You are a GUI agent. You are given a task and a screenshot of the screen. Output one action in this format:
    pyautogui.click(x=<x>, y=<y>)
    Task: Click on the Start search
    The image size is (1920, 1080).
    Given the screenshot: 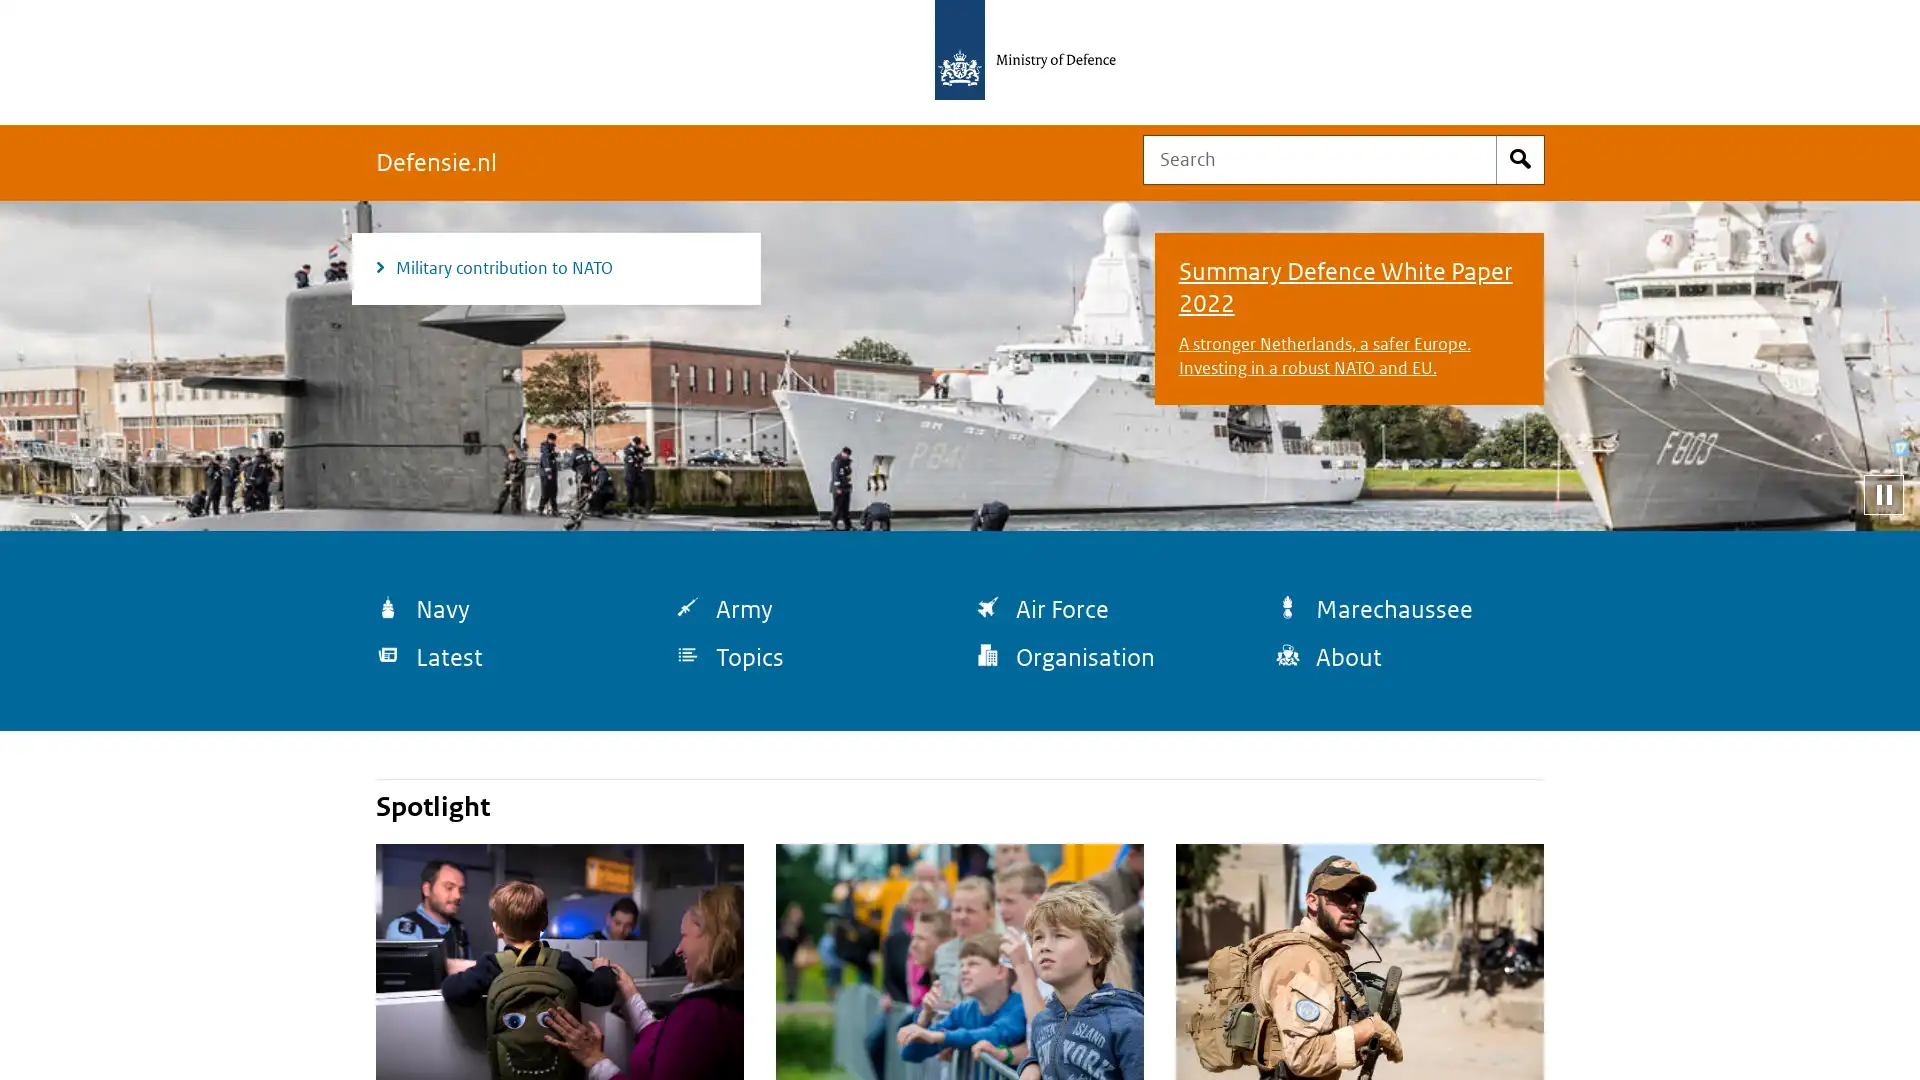 What is the action you would take?
    pyautogui.click(x=1520, y=158)
    